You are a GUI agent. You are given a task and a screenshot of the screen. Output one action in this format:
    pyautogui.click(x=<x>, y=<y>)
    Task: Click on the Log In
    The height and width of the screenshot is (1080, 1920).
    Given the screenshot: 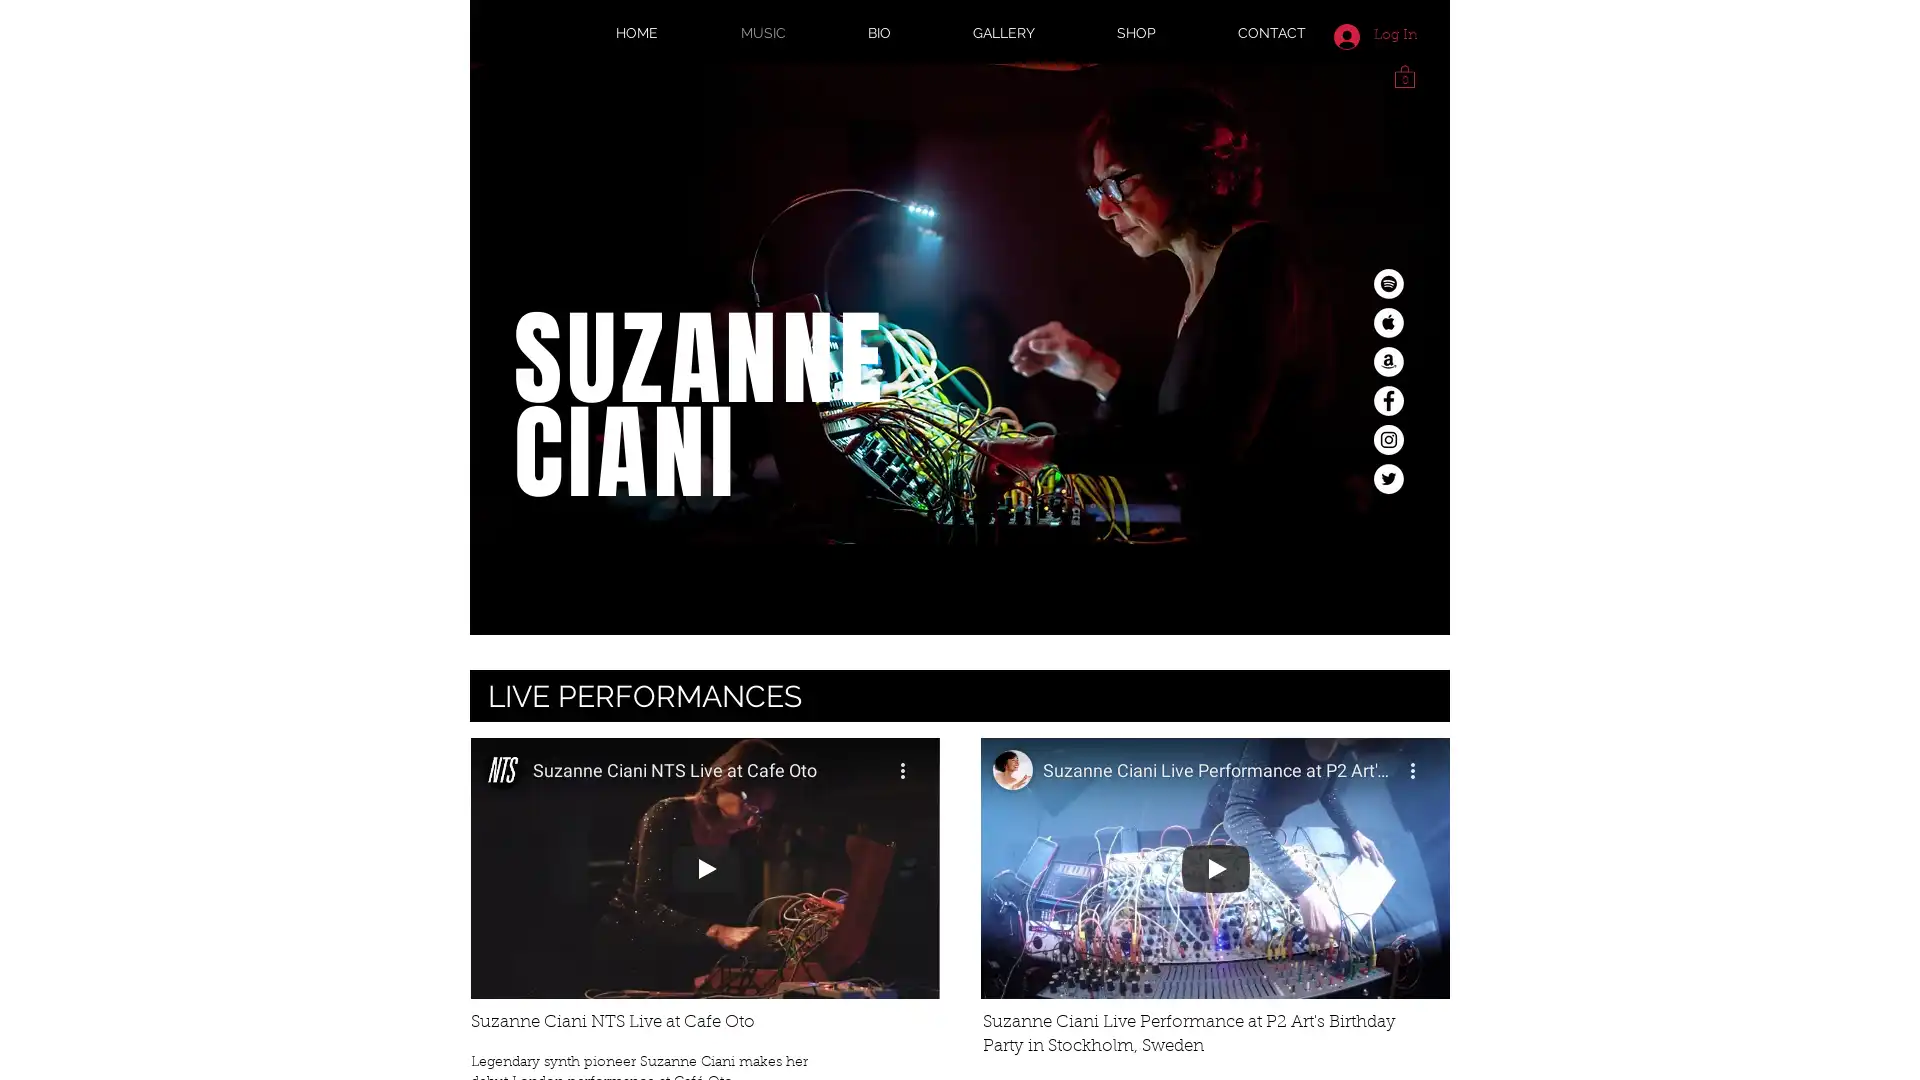 What is the action you would take?
    pyautogui.click(x=1374, y=35)
    